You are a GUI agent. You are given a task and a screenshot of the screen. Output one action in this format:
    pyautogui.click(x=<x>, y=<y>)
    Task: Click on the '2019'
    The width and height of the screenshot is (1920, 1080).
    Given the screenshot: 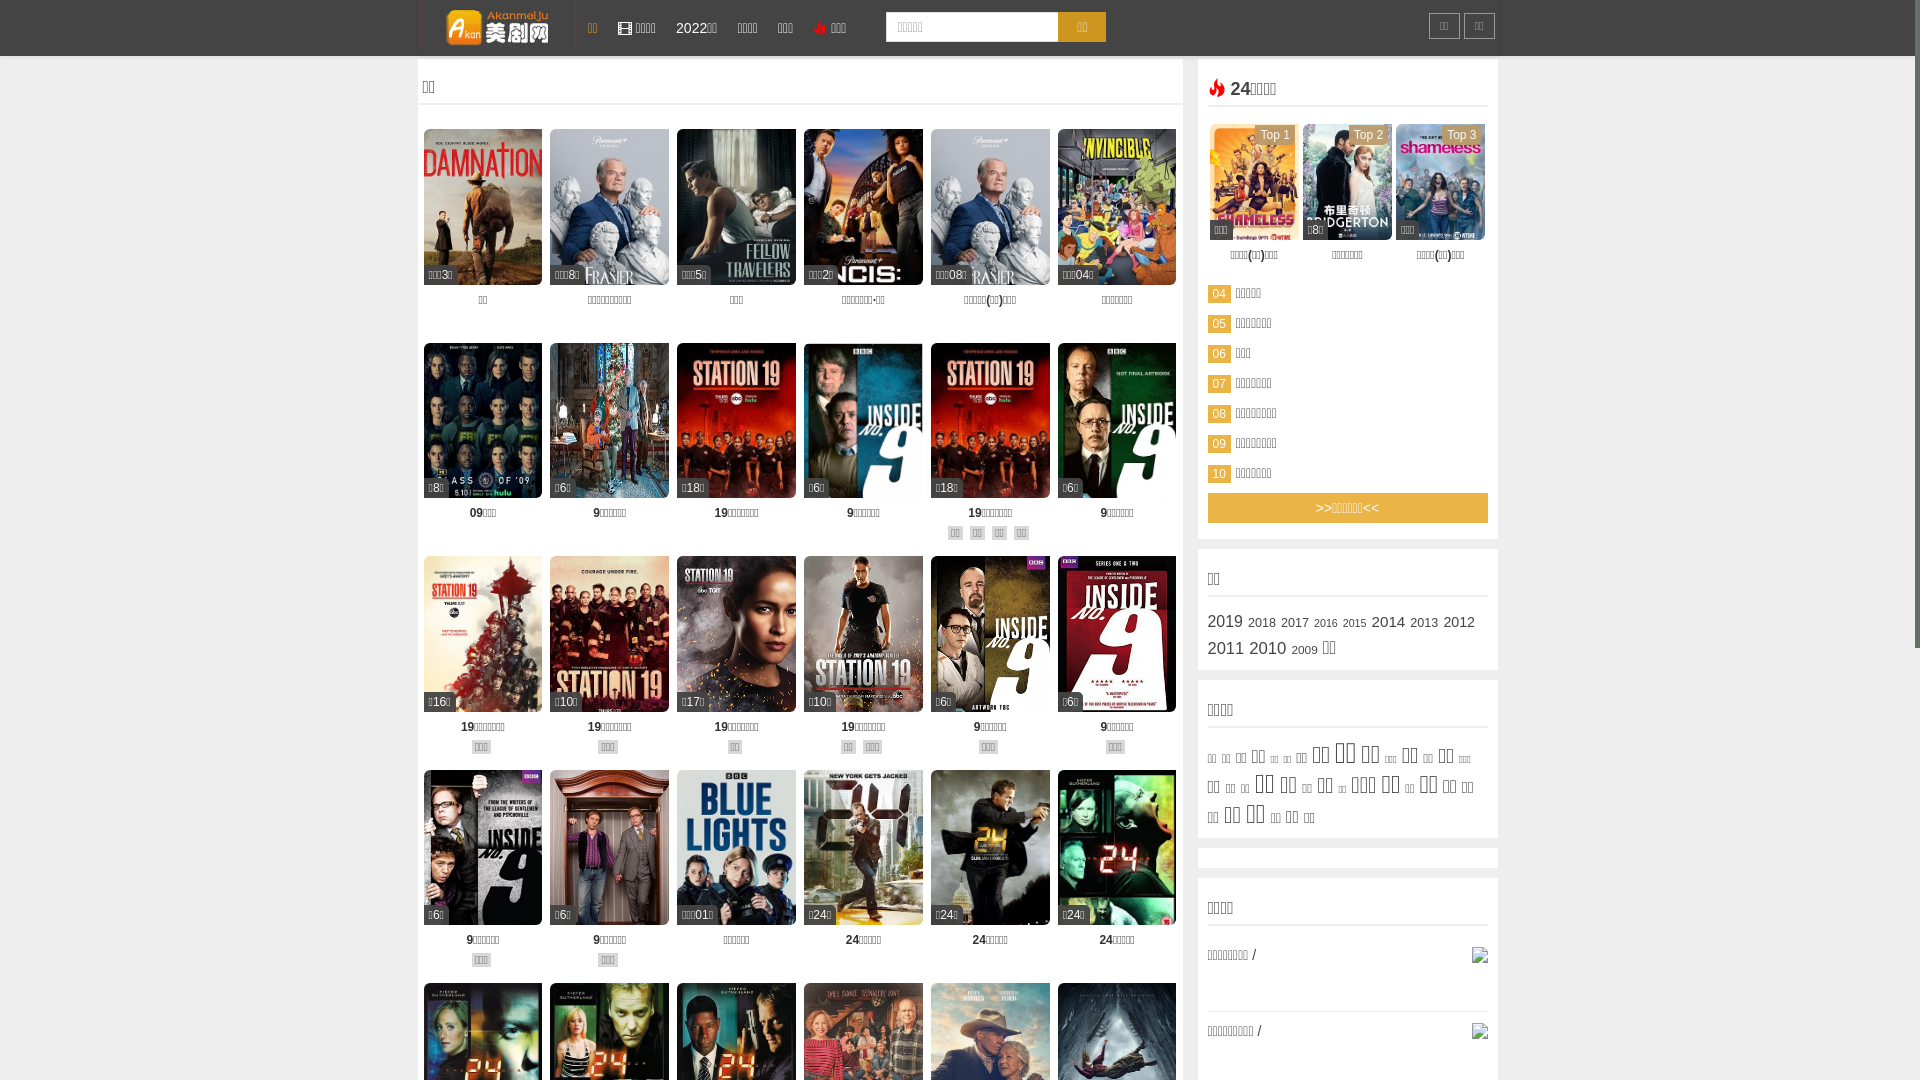 What is the action you would take?
    pyautogui.click(x=1224, y=620)
    